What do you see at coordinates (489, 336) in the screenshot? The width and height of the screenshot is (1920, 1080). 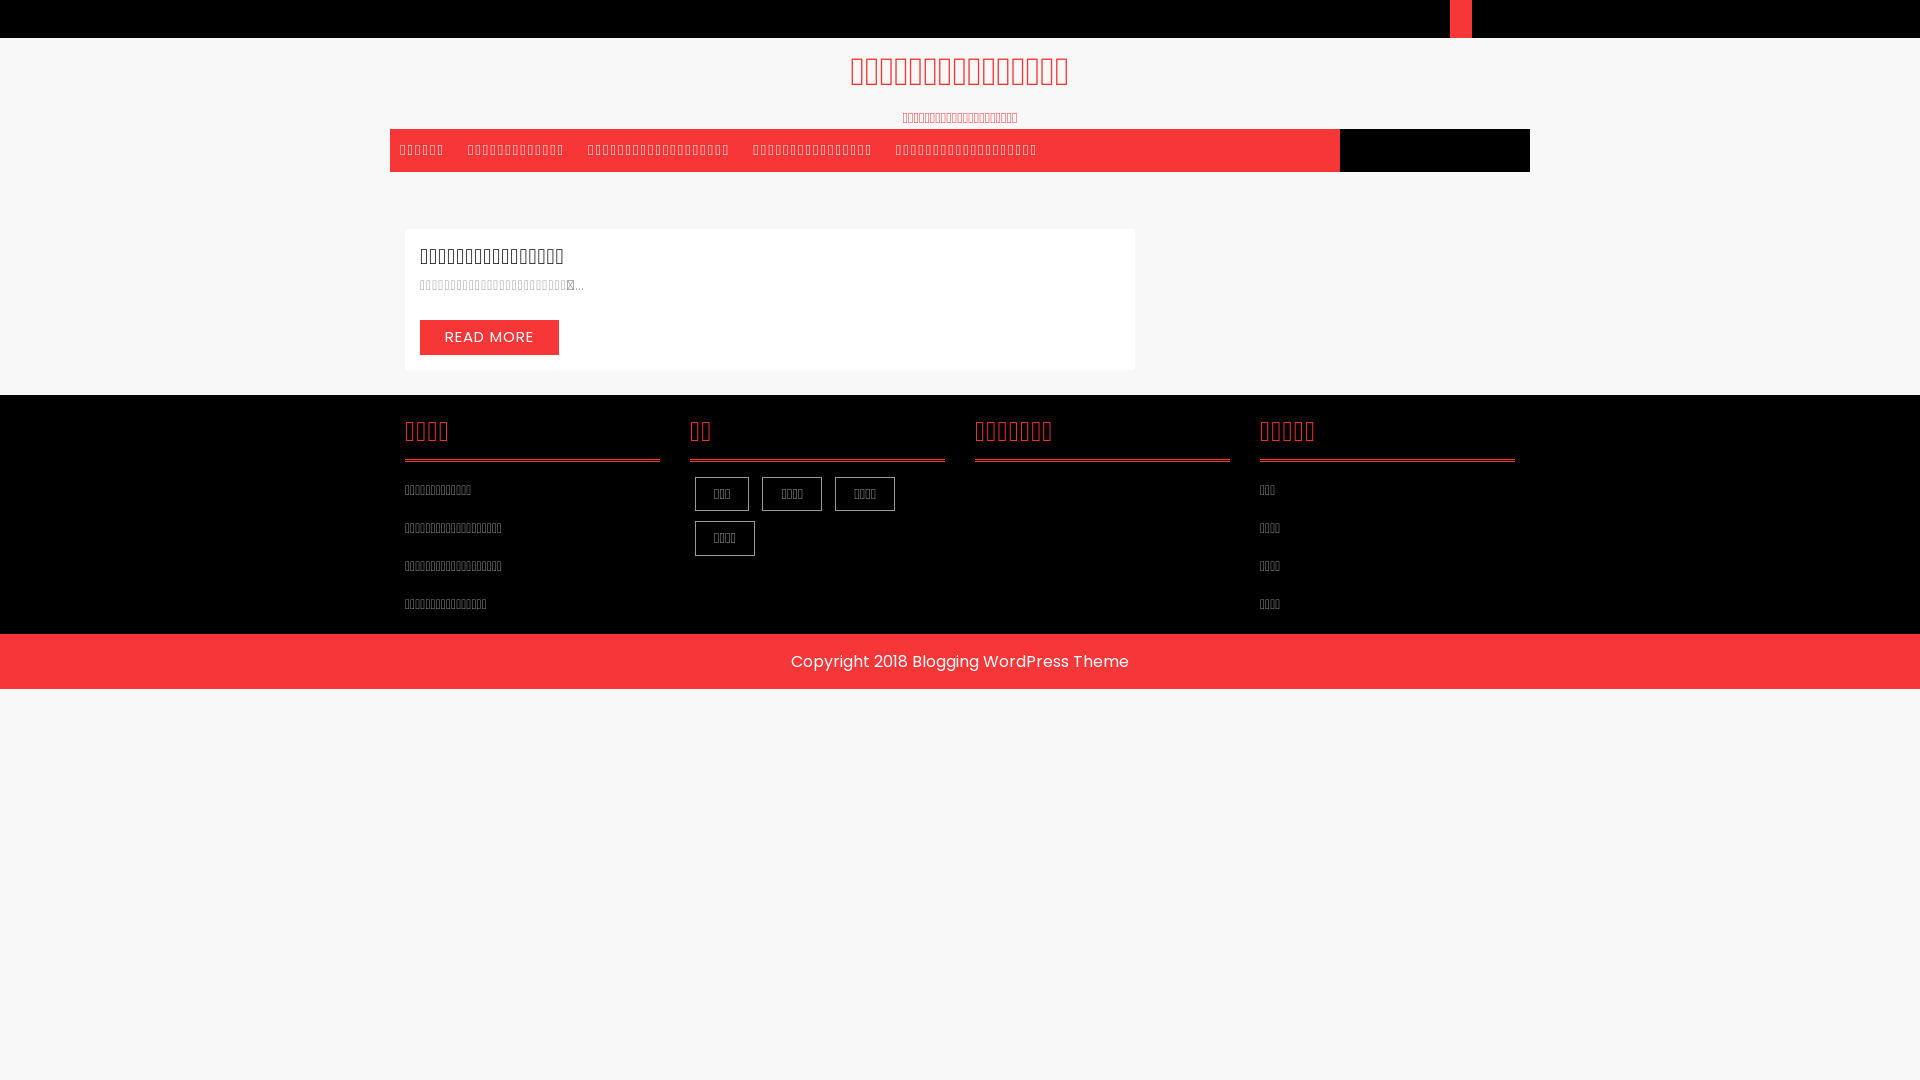 I see `'READ MORE'` at bounding box center [489, 336].